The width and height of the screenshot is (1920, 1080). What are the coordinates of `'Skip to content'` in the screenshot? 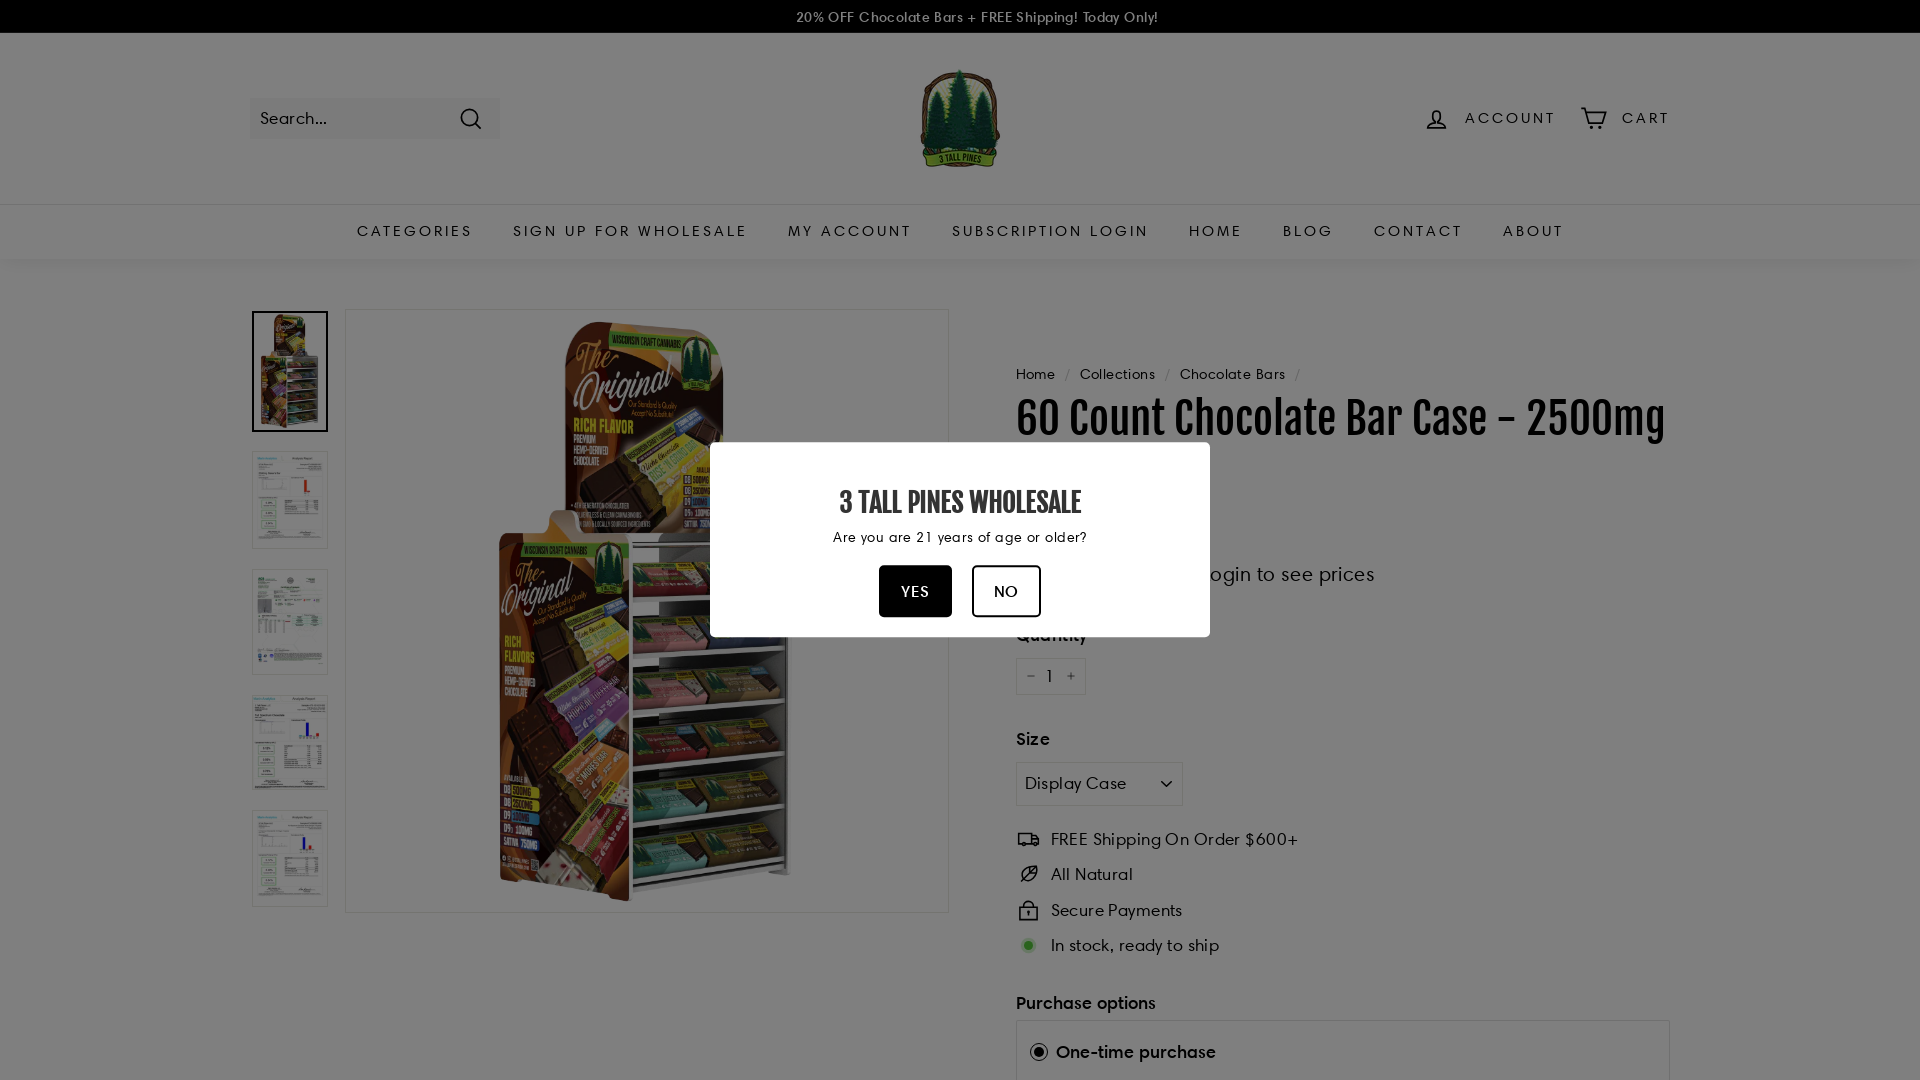 It's located at (0, 0).